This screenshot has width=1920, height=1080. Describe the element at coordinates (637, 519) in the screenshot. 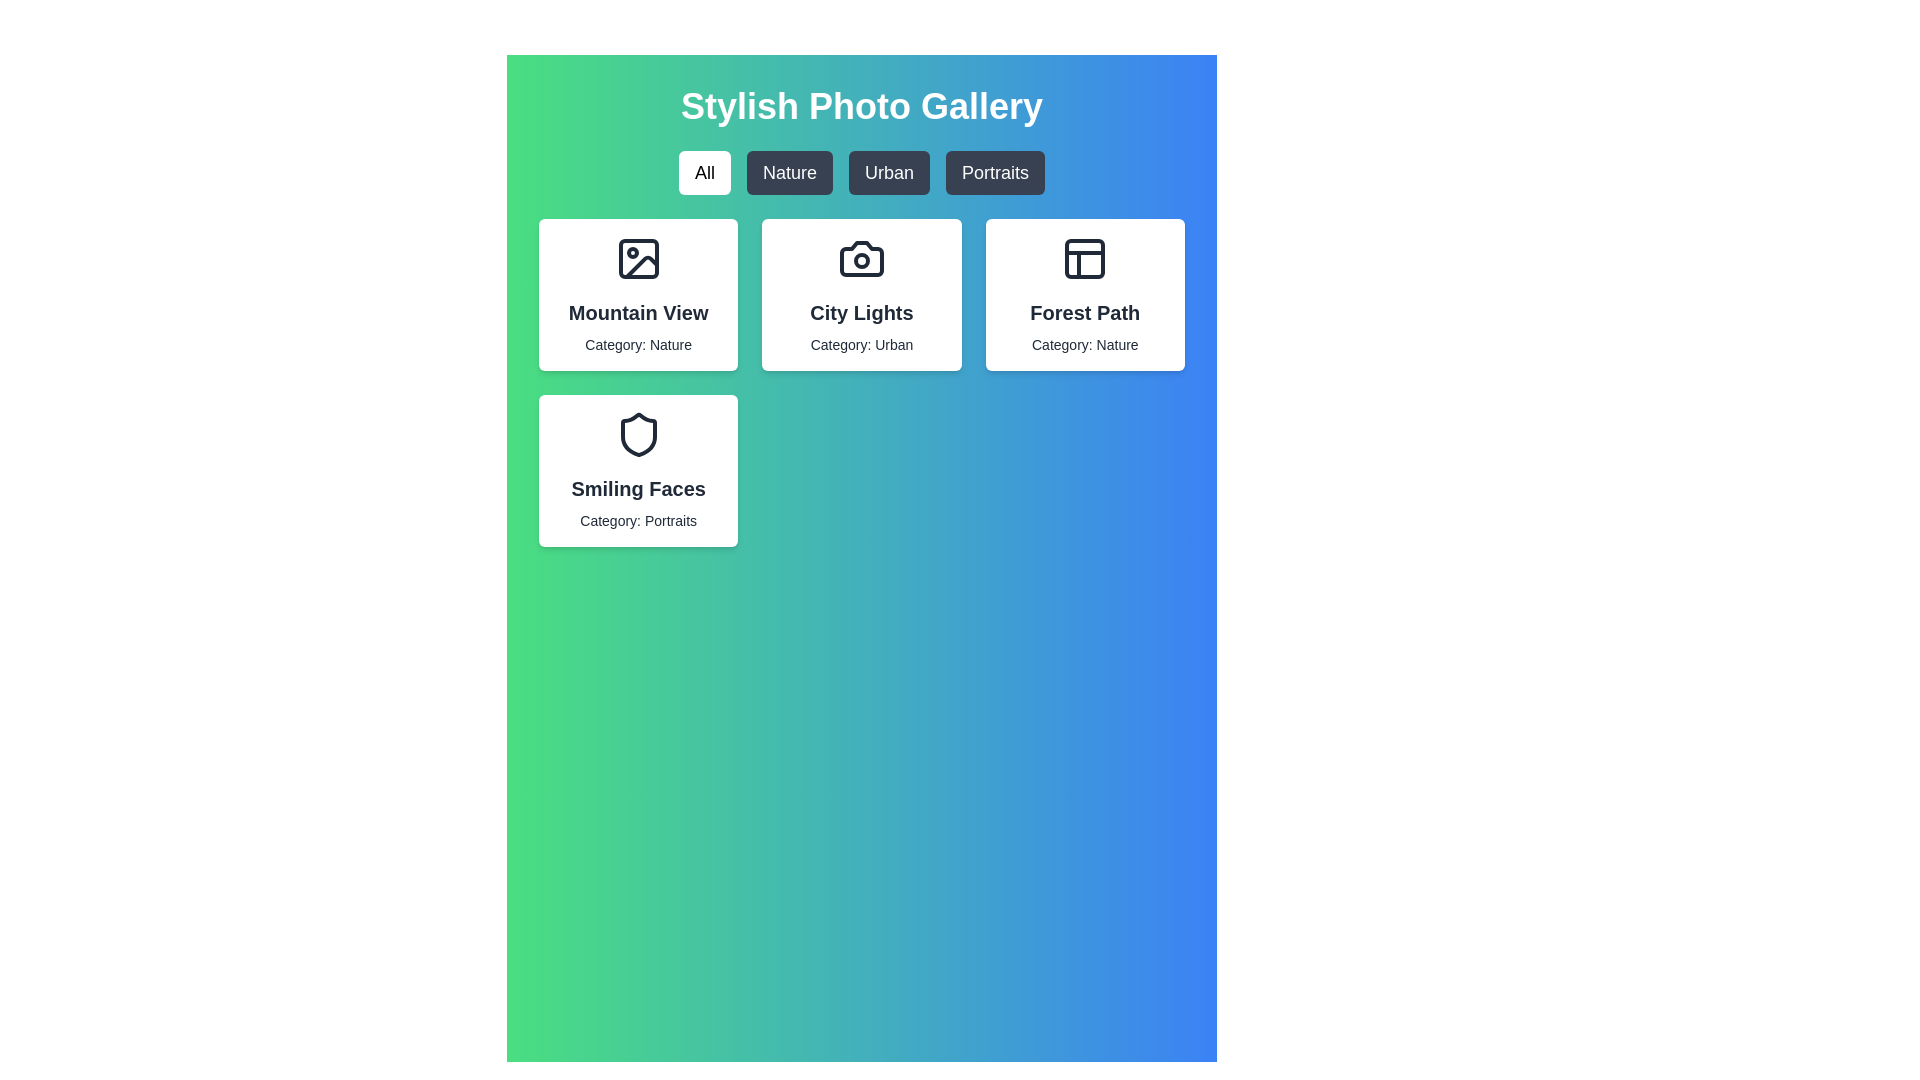

I see `text of the 'Portraits' category label located beneath the title 'Smiling Faces' in the second row of the grid` at that location.